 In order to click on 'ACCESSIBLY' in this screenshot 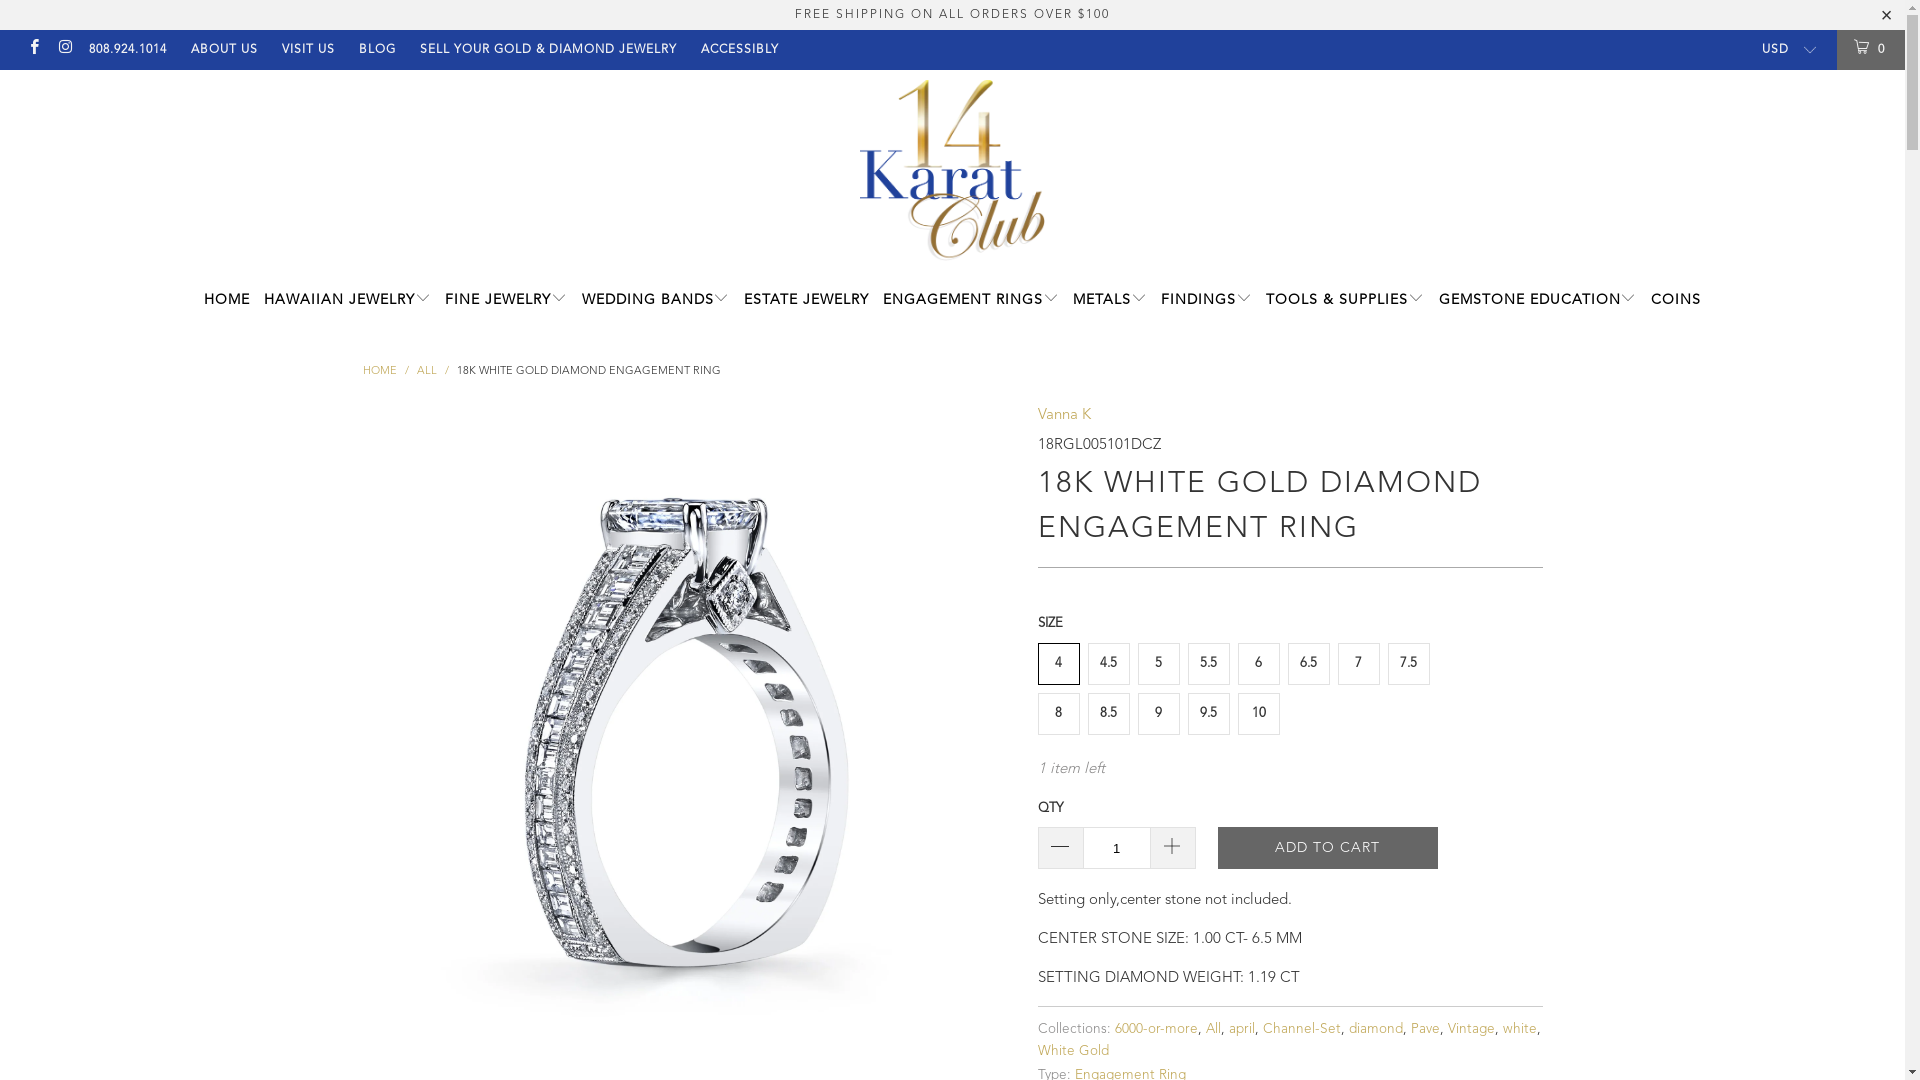, I will do `click(738, 49)`.